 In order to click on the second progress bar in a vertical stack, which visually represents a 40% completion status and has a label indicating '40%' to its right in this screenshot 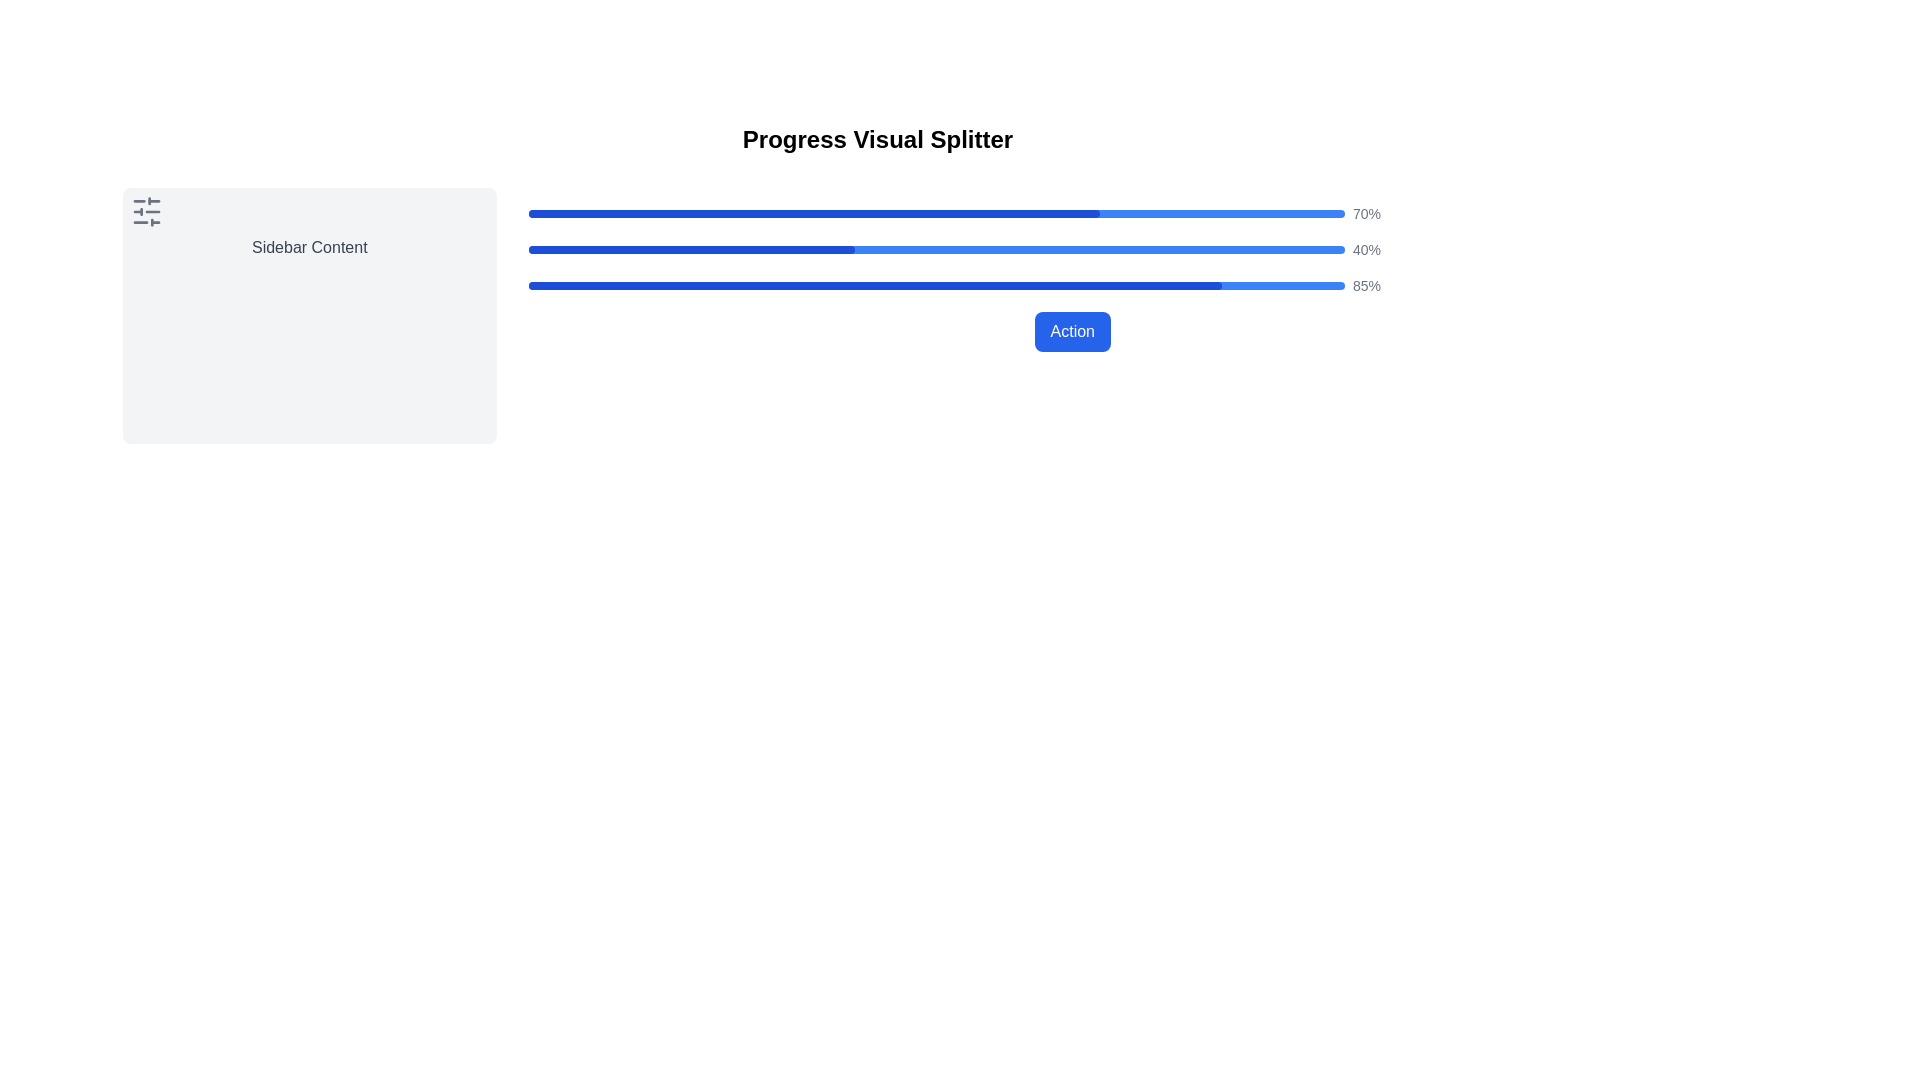, I will do `click(1071, 249)`.